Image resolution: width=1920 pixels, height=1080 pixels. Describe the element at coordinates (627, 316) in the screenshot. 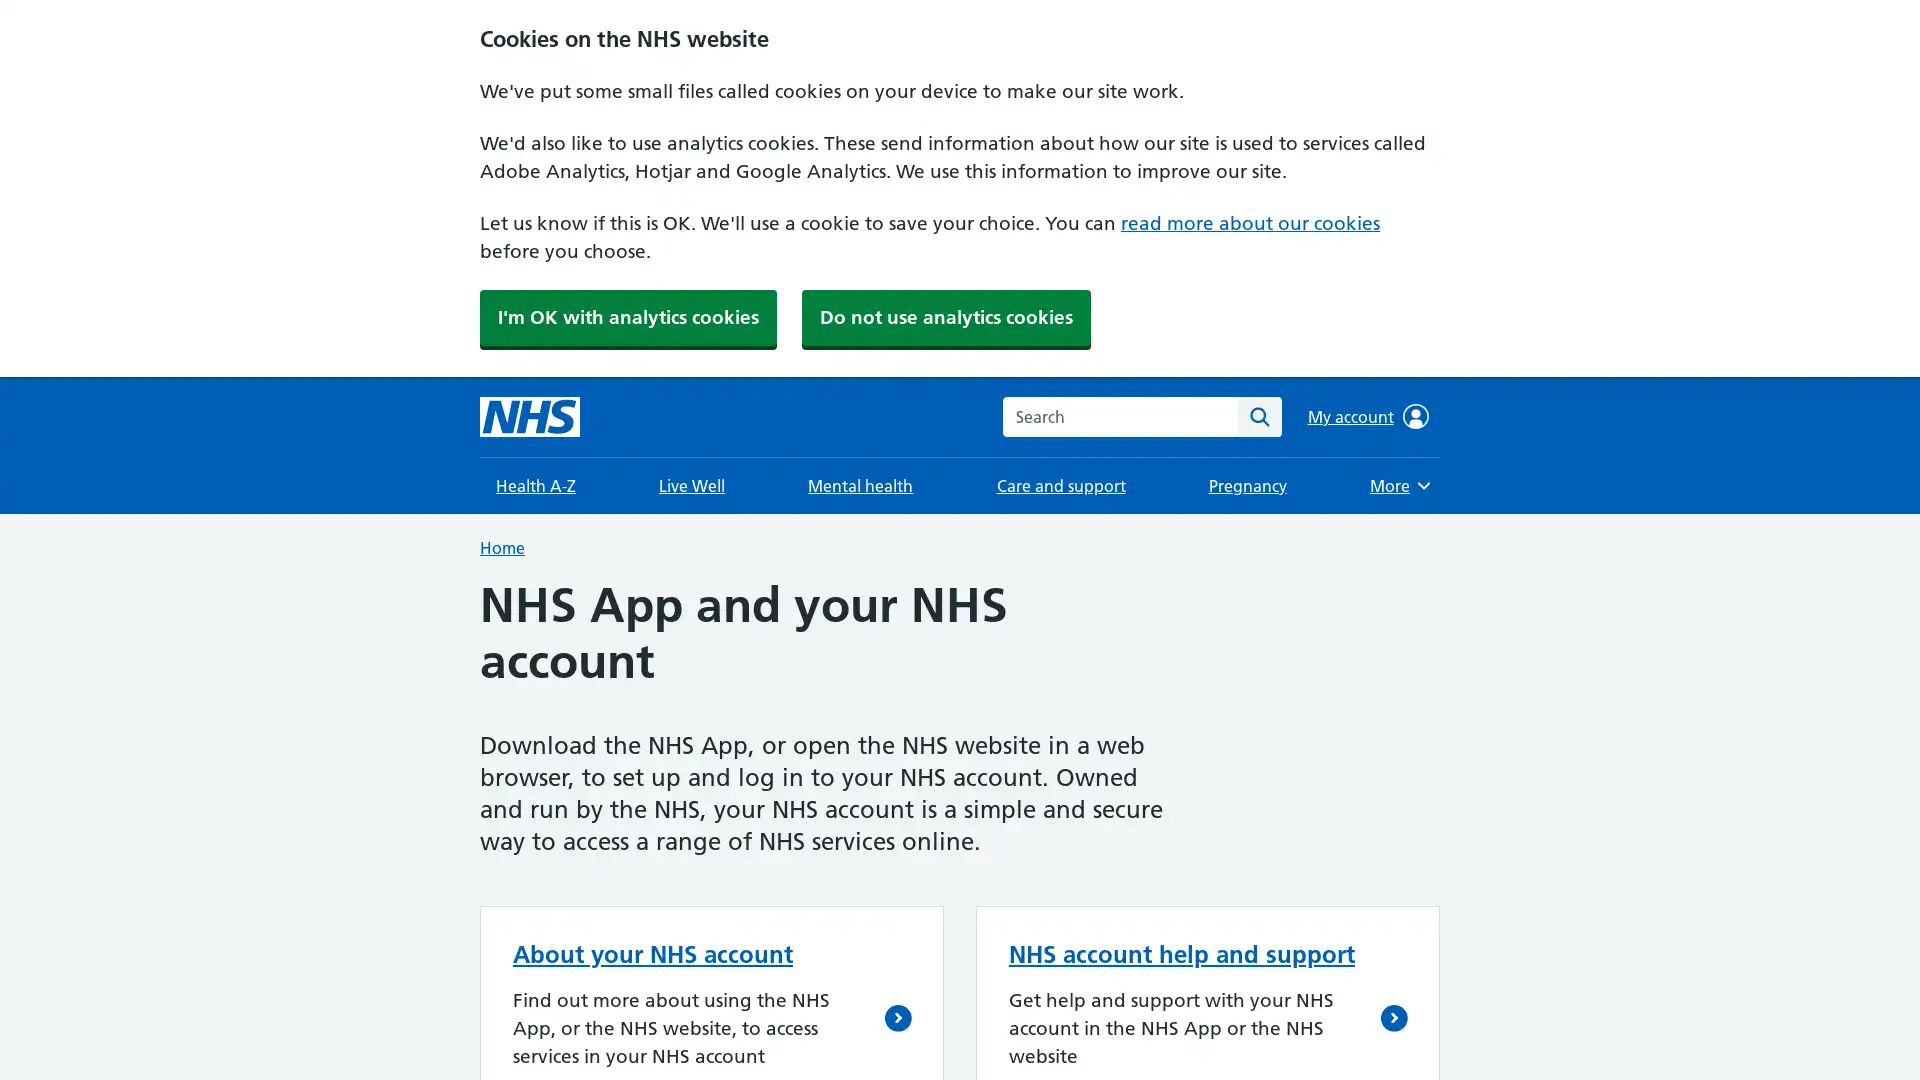

I see `I'm OK with analytics cookies` at that location.